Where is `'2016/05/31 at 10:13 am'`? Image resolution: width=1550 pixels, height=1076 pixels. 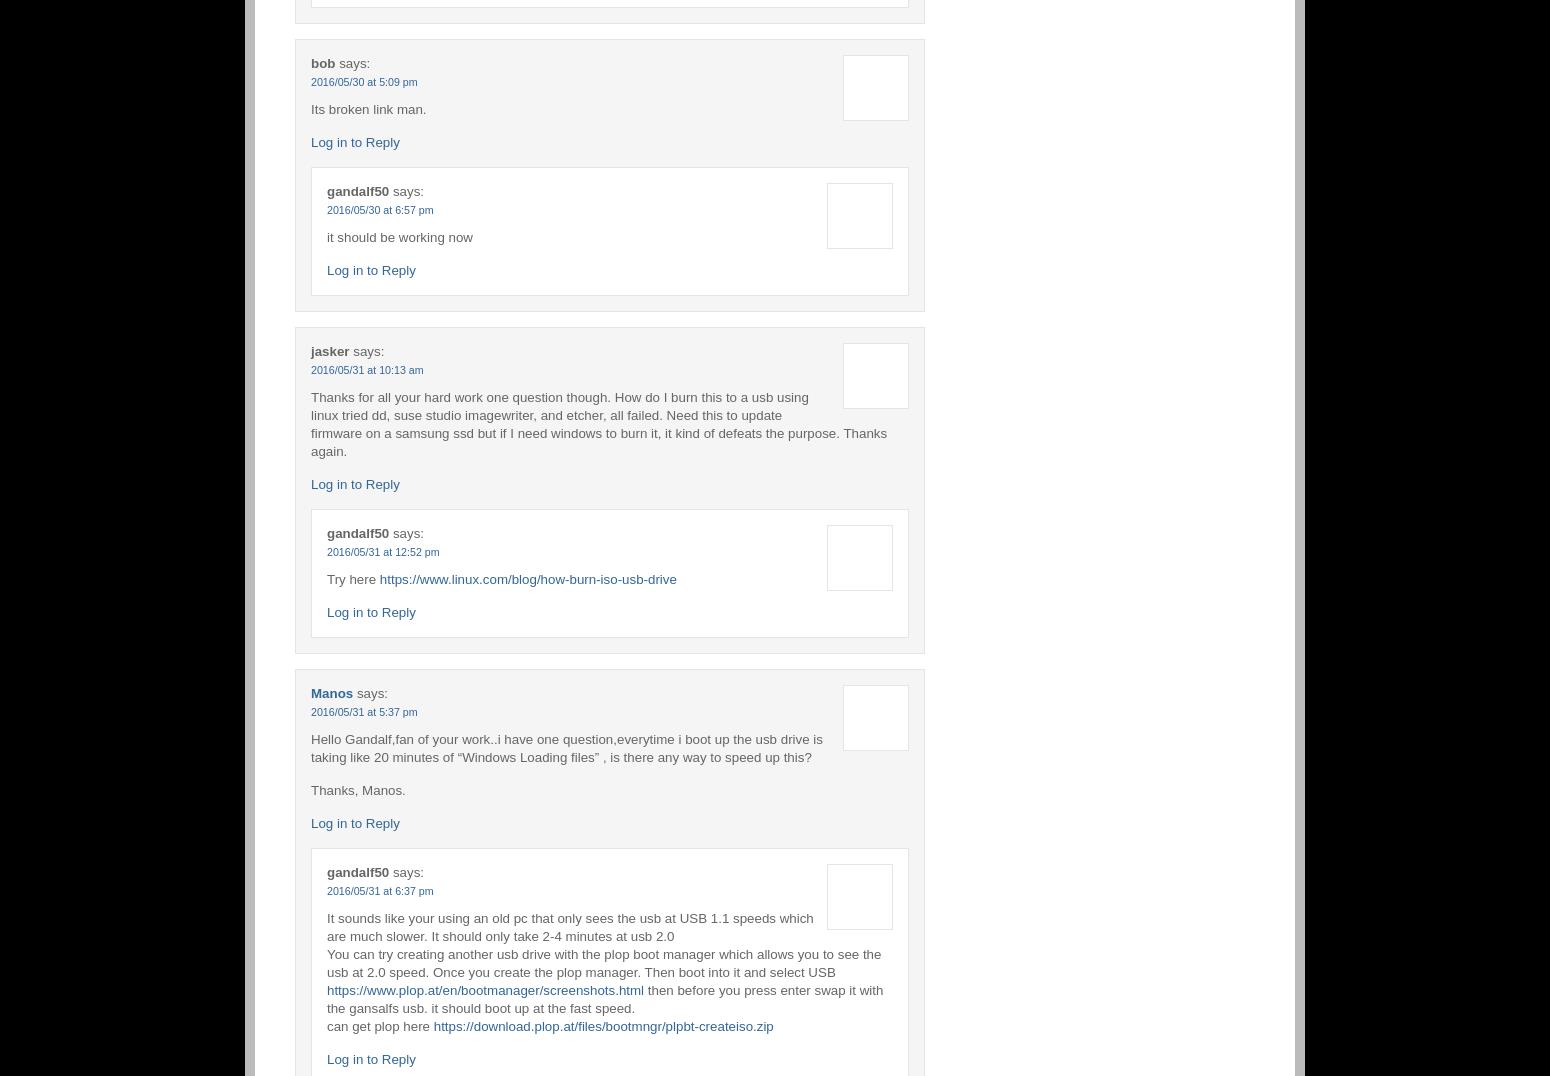
'2016/05/31 at 10:13 am' is located at coordinates (310, 367).